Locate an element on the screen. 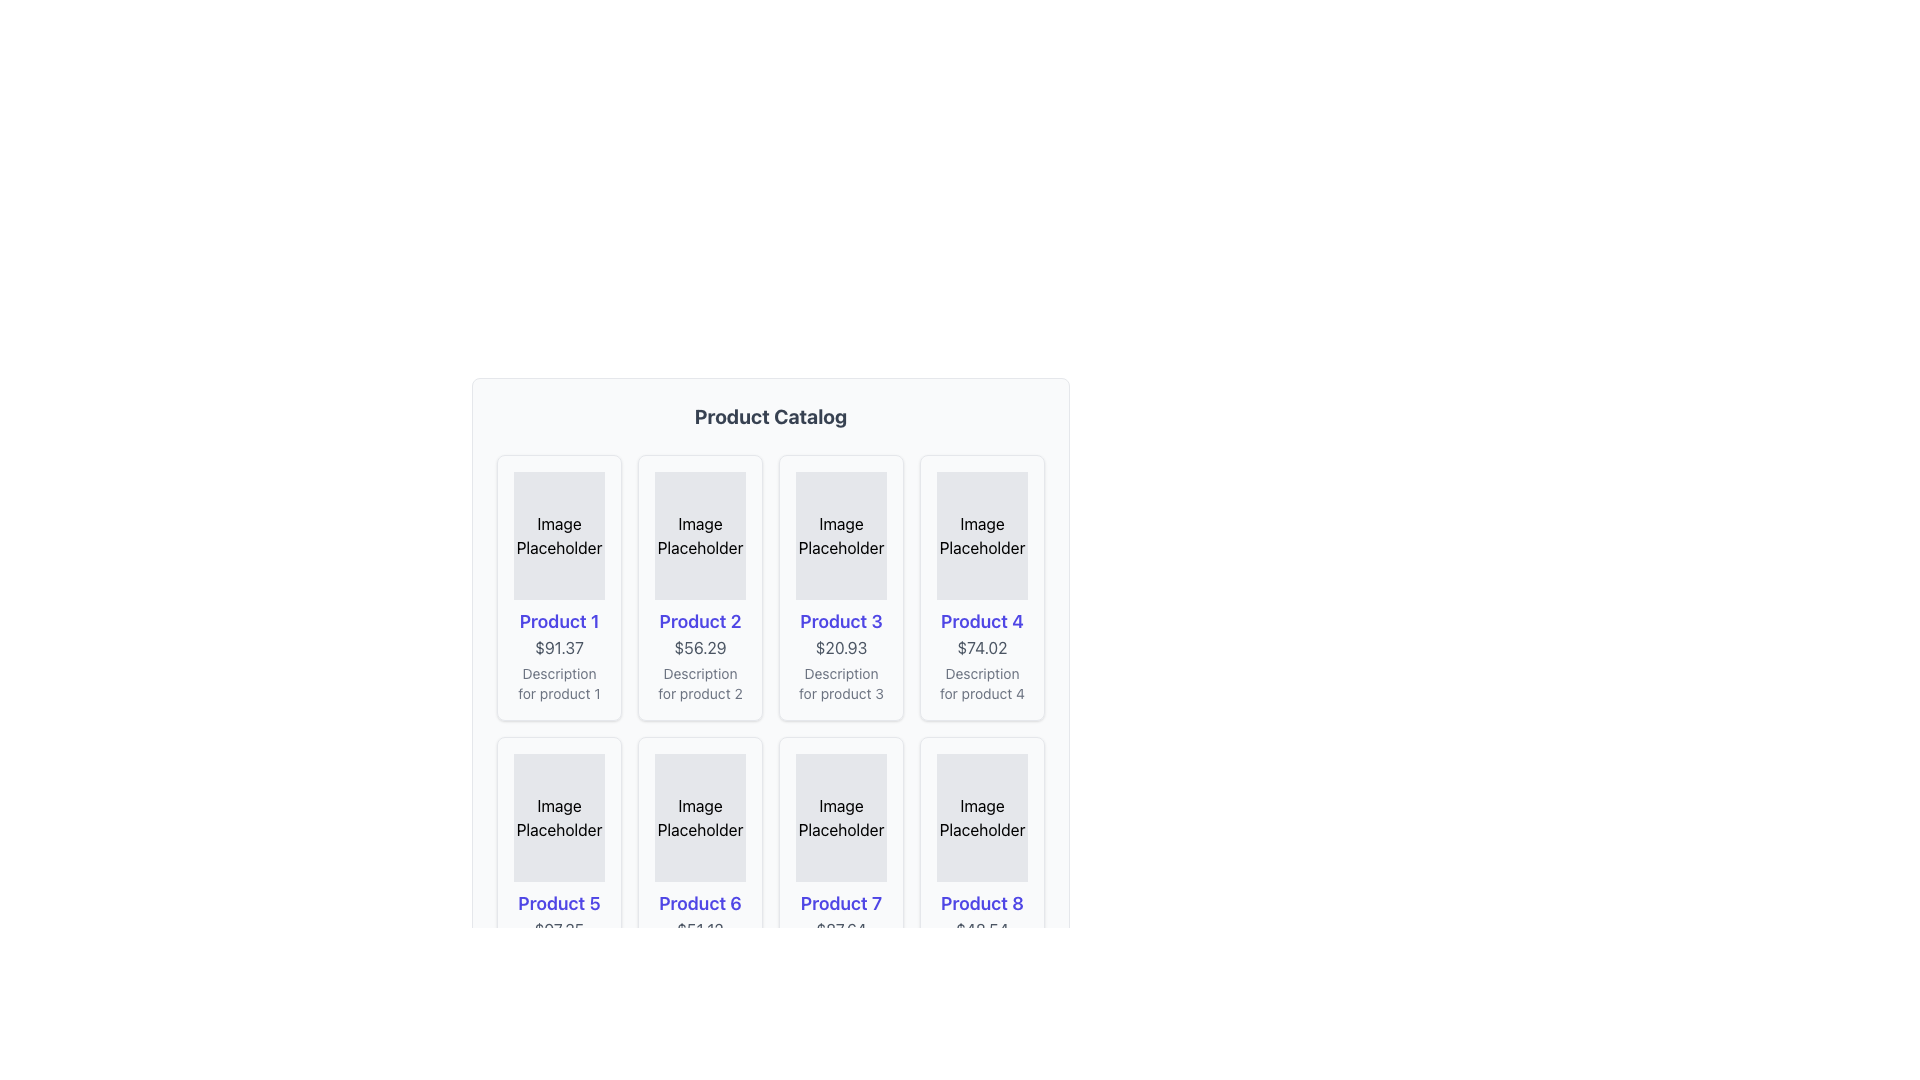 Image resolution: width=1920 pixels, height=1080 pixels. the Product card that represents a specific product in the catalog, located in the third position of the first row within a 4-column grid layout is located at coordinates (841, 586).